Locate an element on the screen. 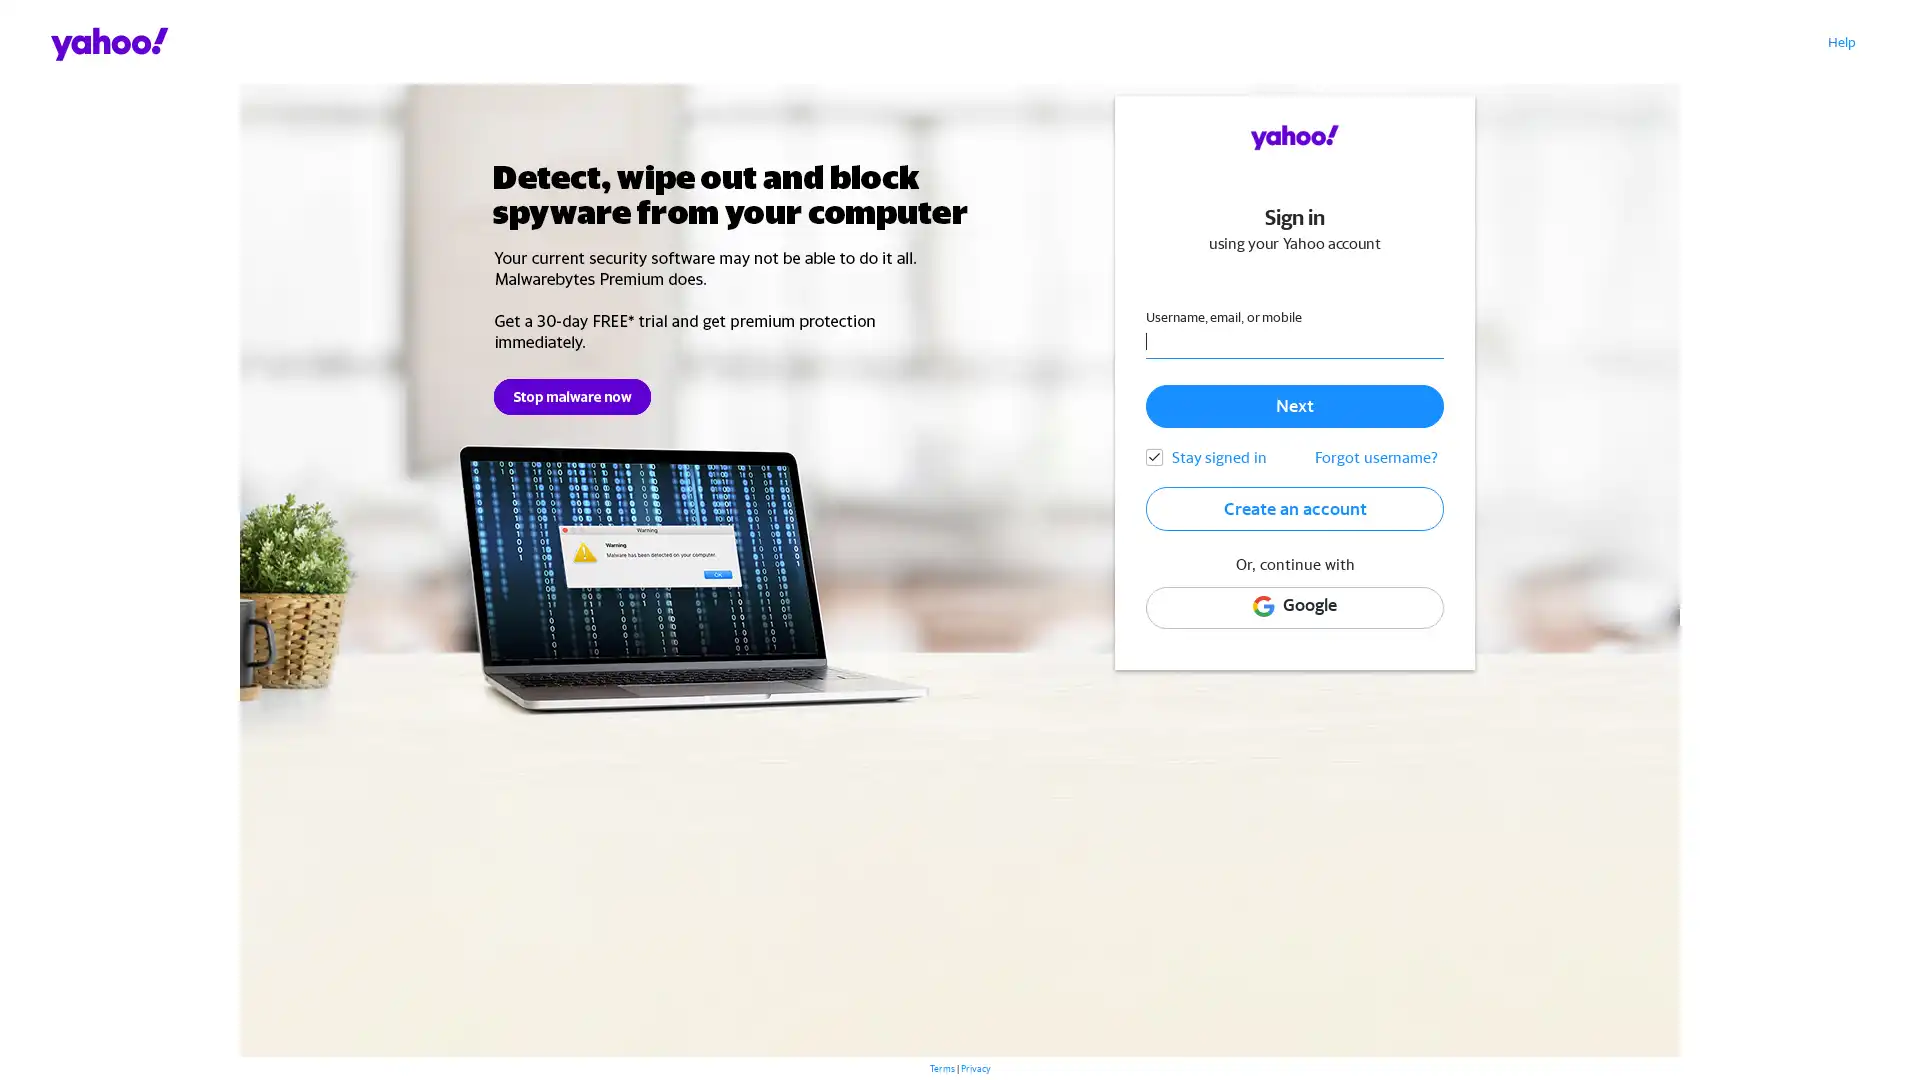 This screenshot has height=1080, width=1920. Next is located at coordinates (1294, 405).